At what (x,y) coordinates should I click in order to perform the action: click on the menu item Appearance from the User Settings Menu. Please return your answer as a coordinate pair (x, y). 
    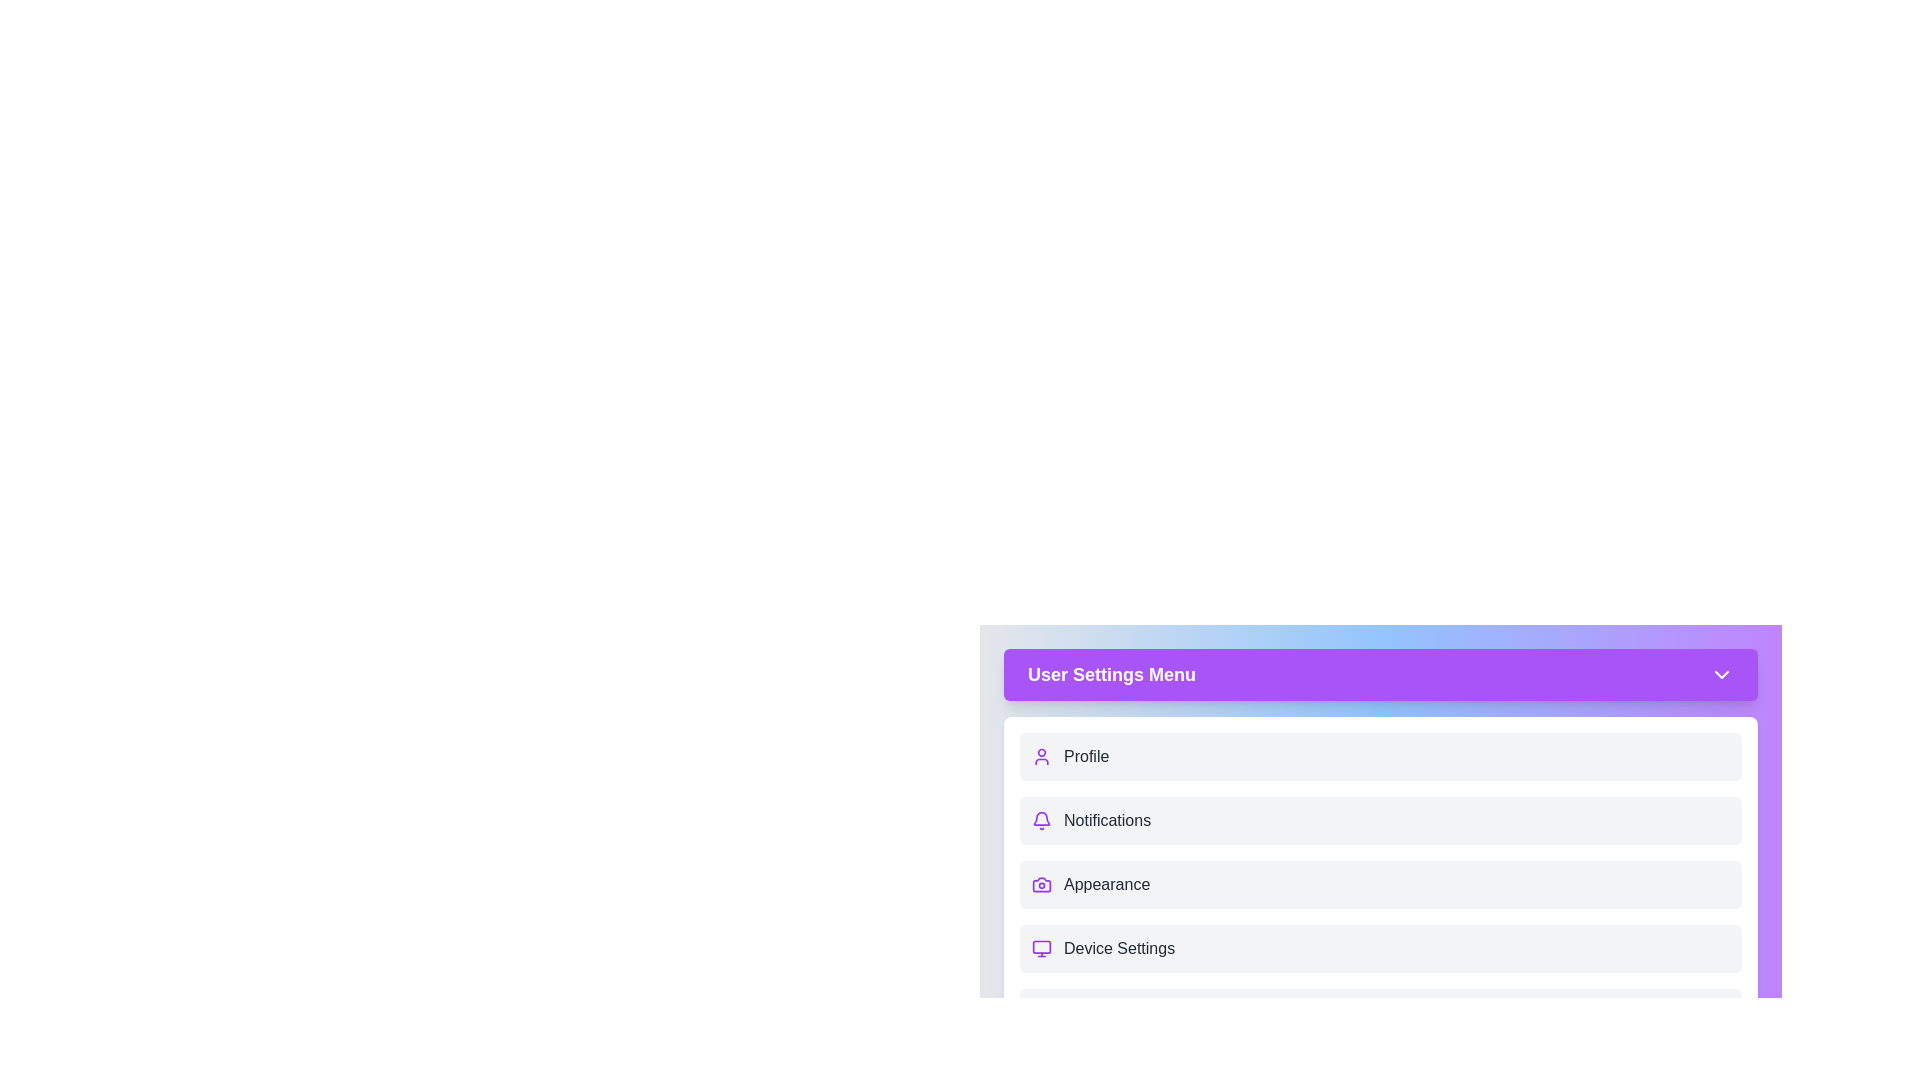
    Looking at the image, I should click on (1380, 883).